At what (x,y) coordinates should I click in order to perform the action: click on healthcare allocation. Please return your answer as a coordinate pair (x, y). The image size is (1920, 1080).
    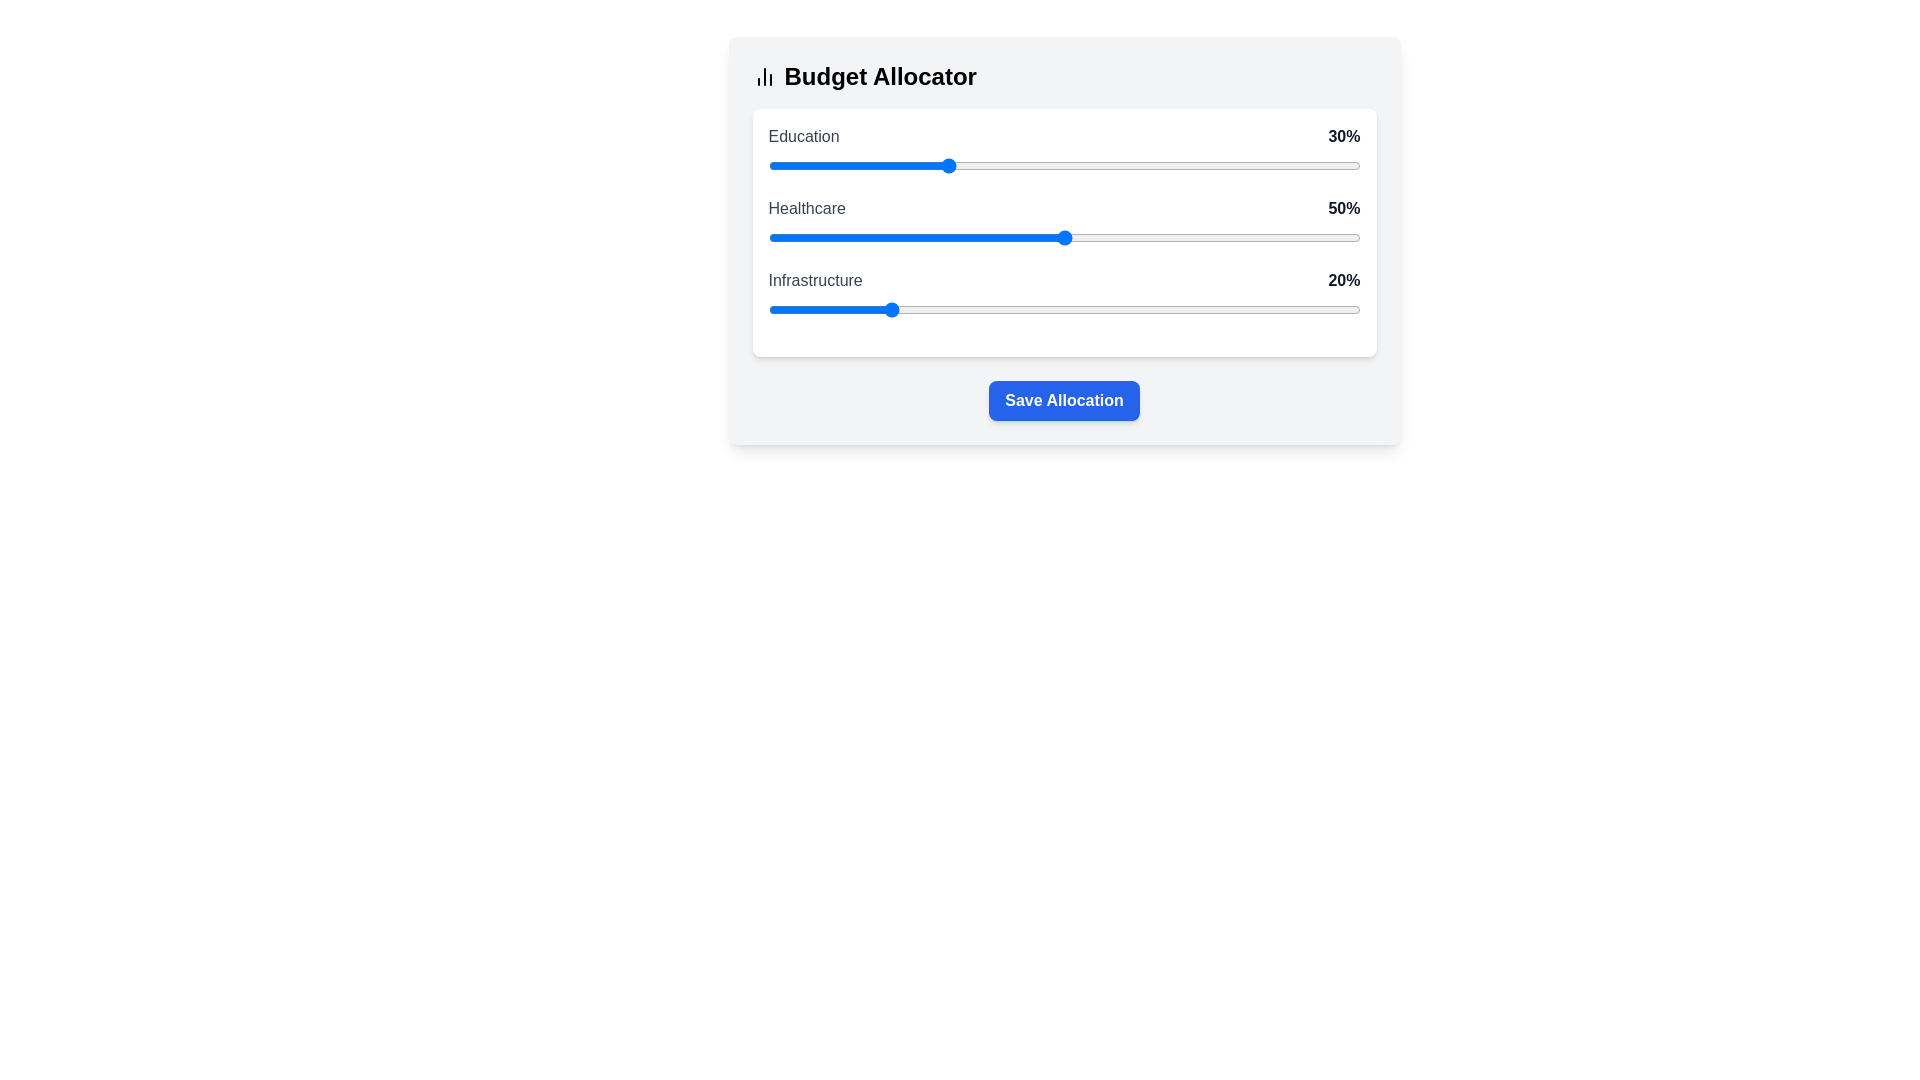
    Looking at the image, I should click on (851, 237).